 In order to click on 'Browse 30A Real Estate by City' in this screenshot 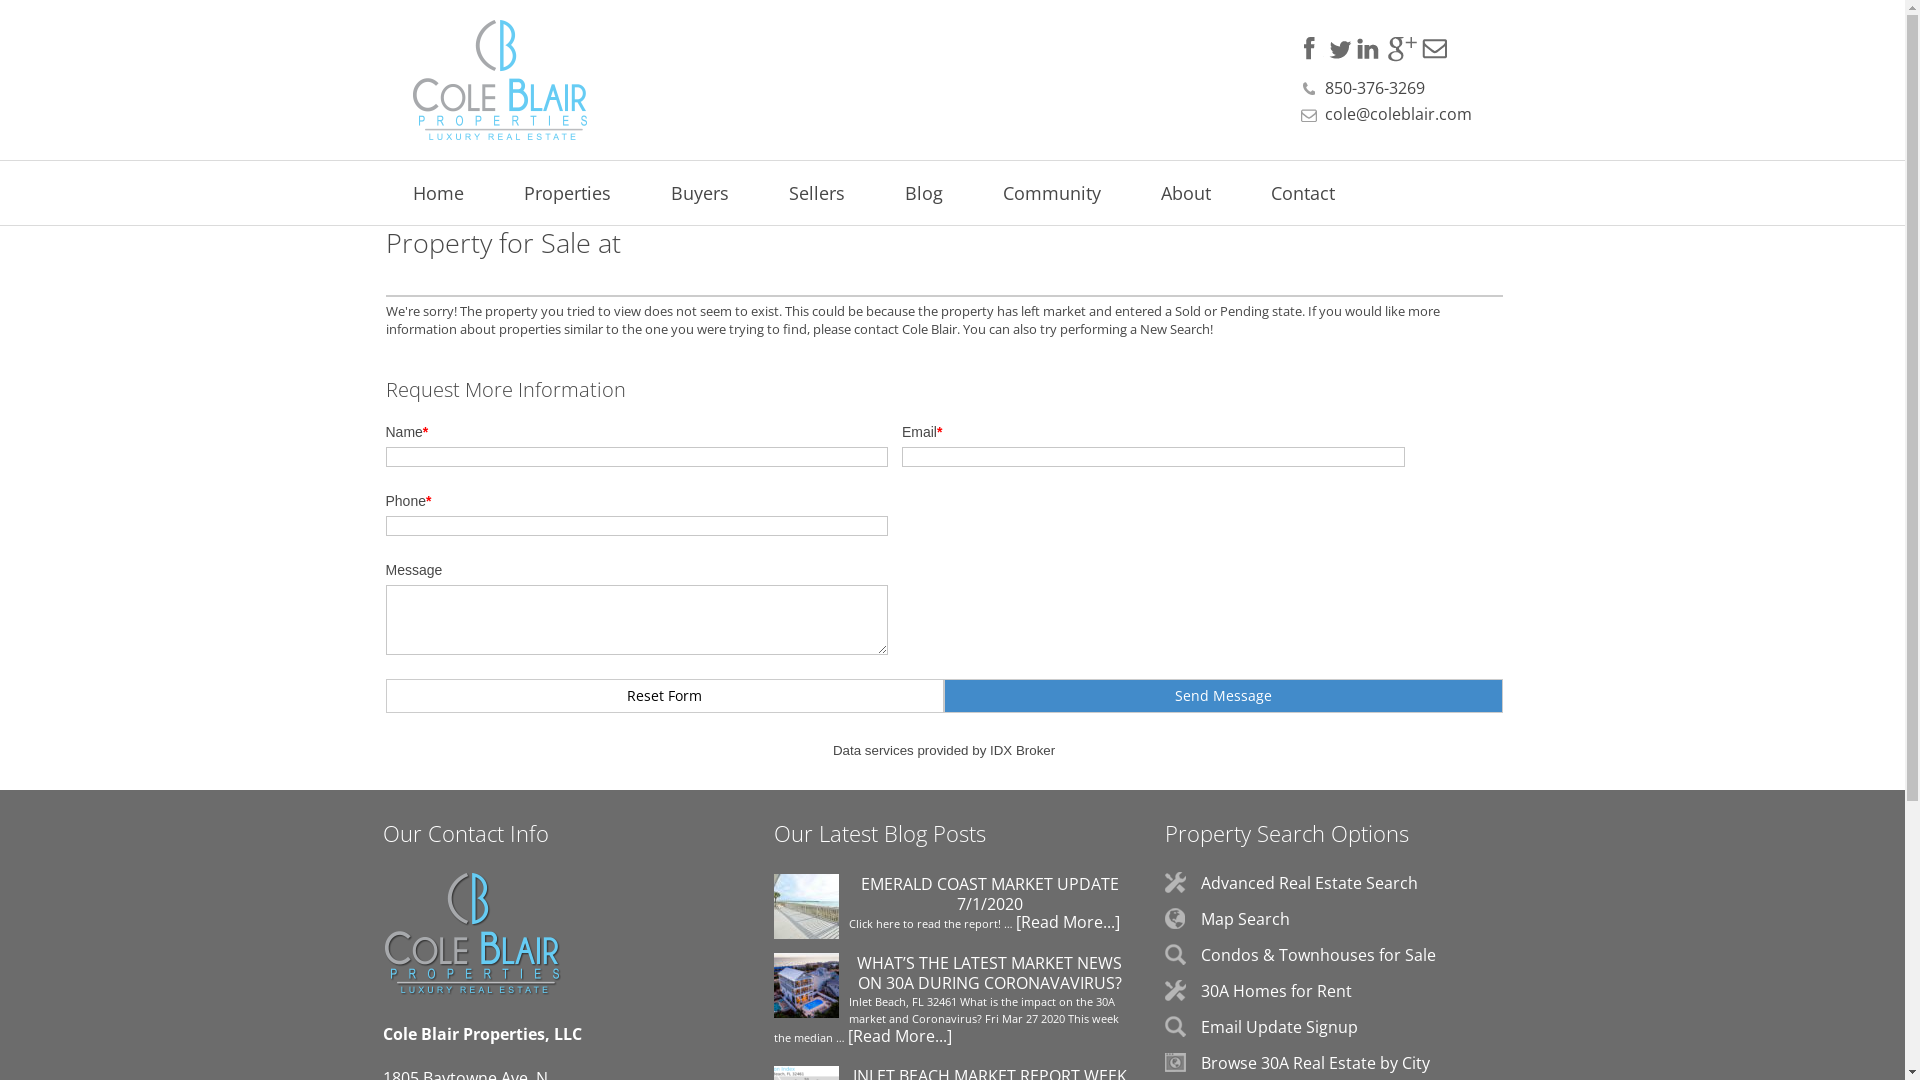, I will do `click(1315, 1062)`.